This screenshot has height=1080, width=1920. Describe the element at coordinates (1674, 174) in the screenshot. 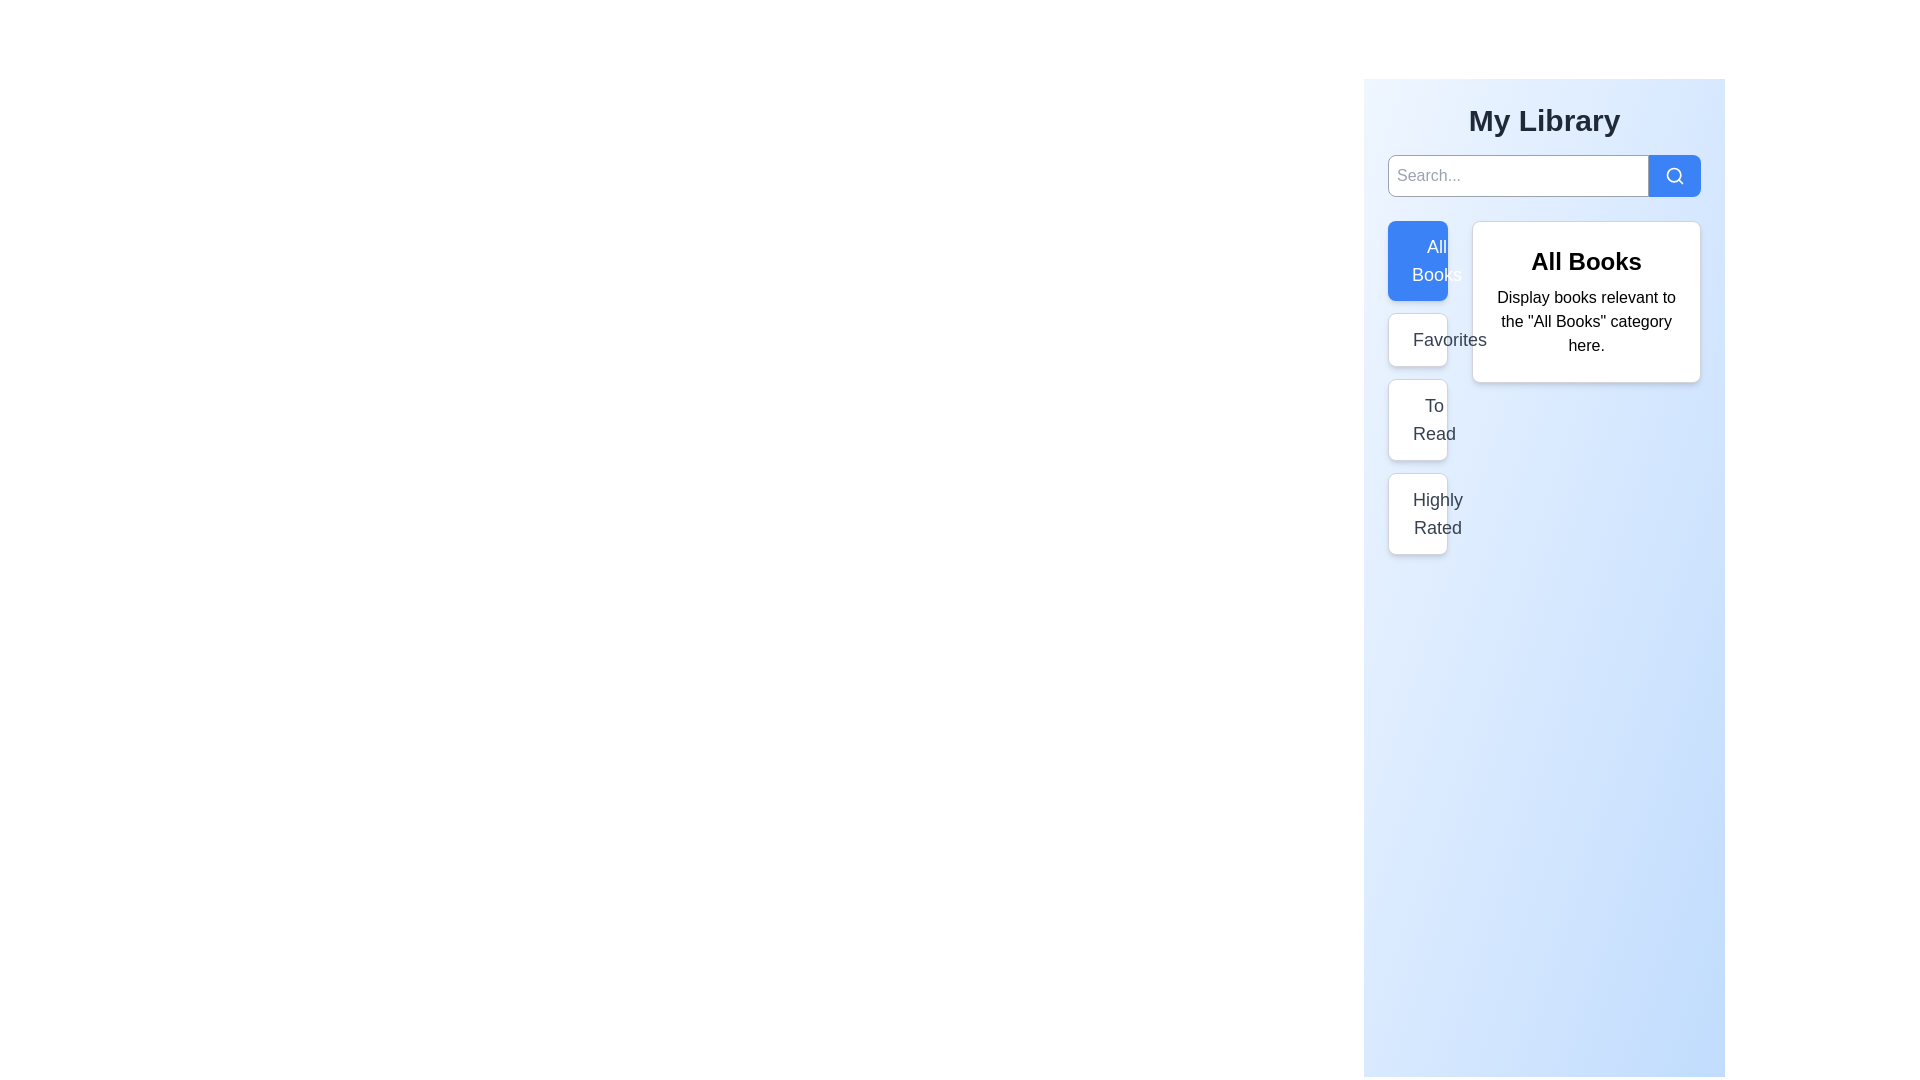

I see `circular search icon element, which is part of a magnifying glass symbol located at the upper right corner of the search bar, by clicking on it` at that location.